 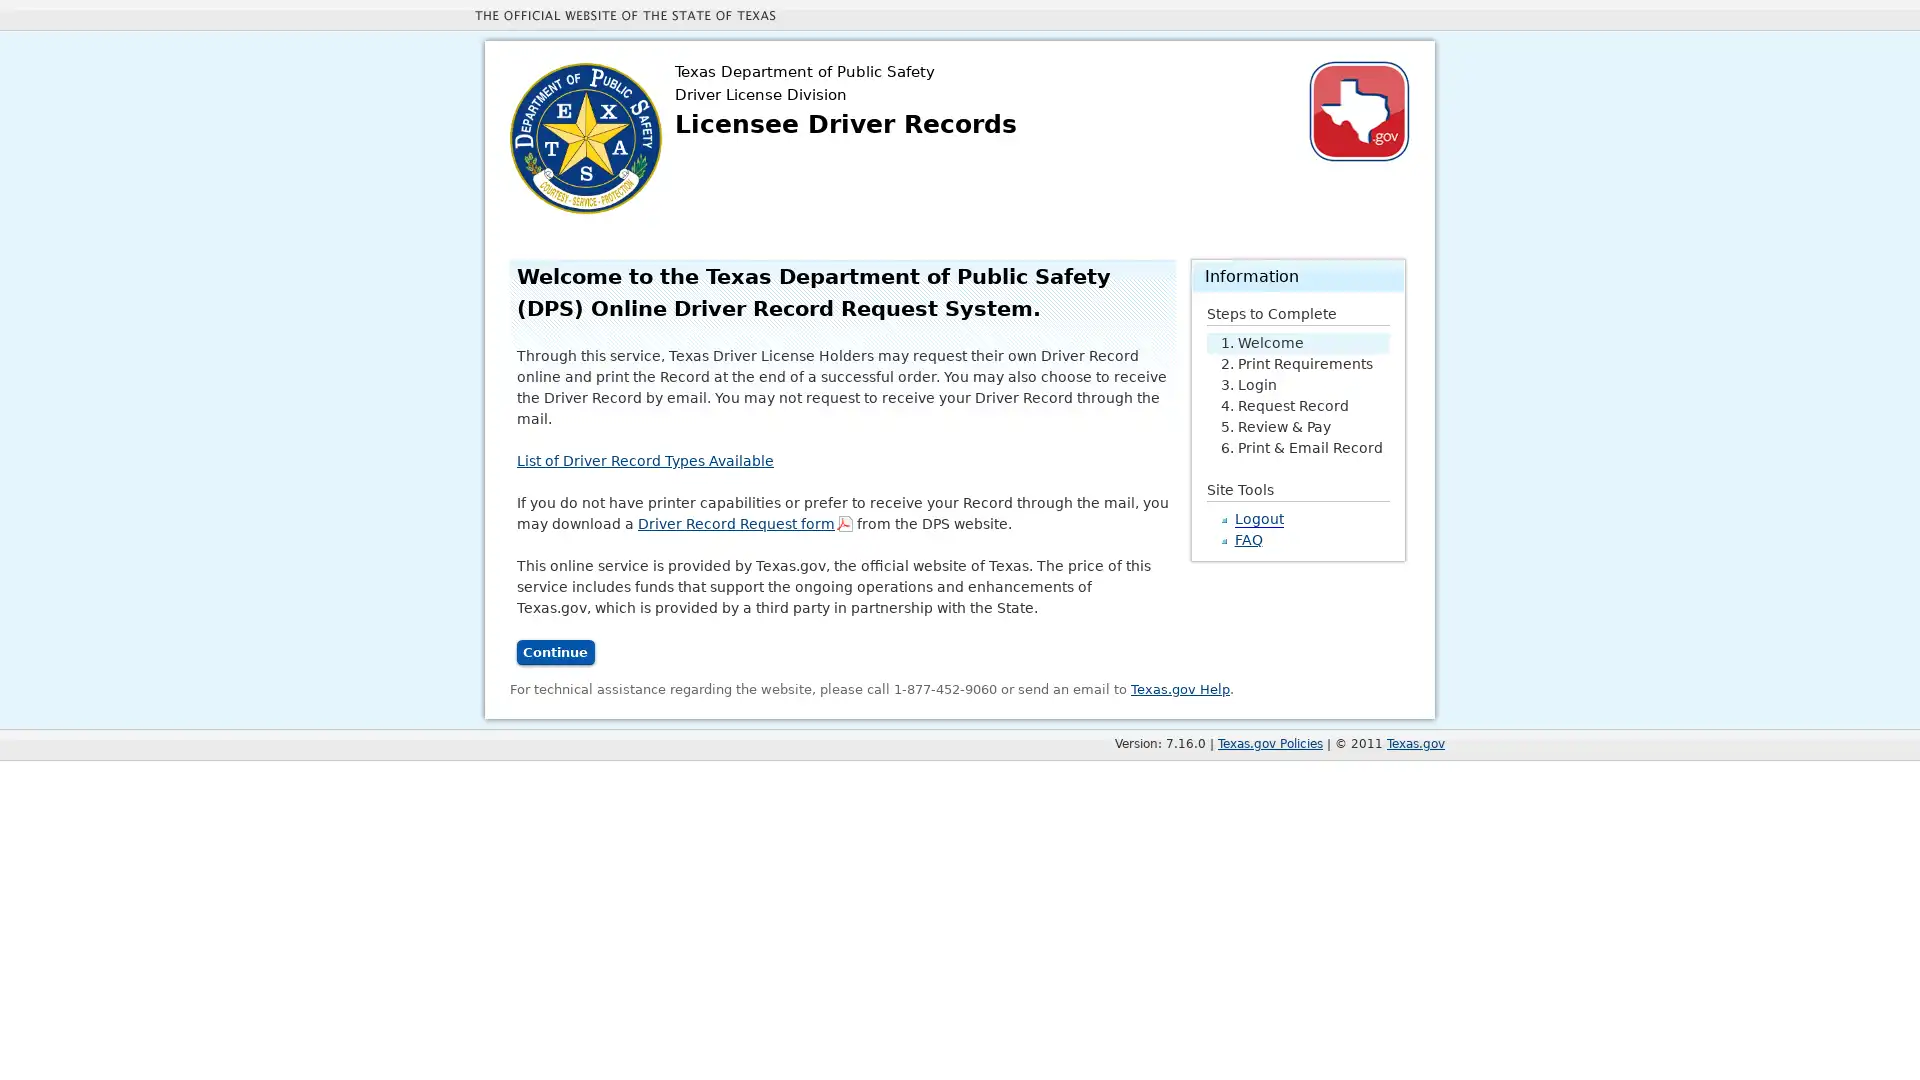 What do you see at coordinates (555, 652) in the screenshot?
I see `Continue` at bounding box center [555, 652].